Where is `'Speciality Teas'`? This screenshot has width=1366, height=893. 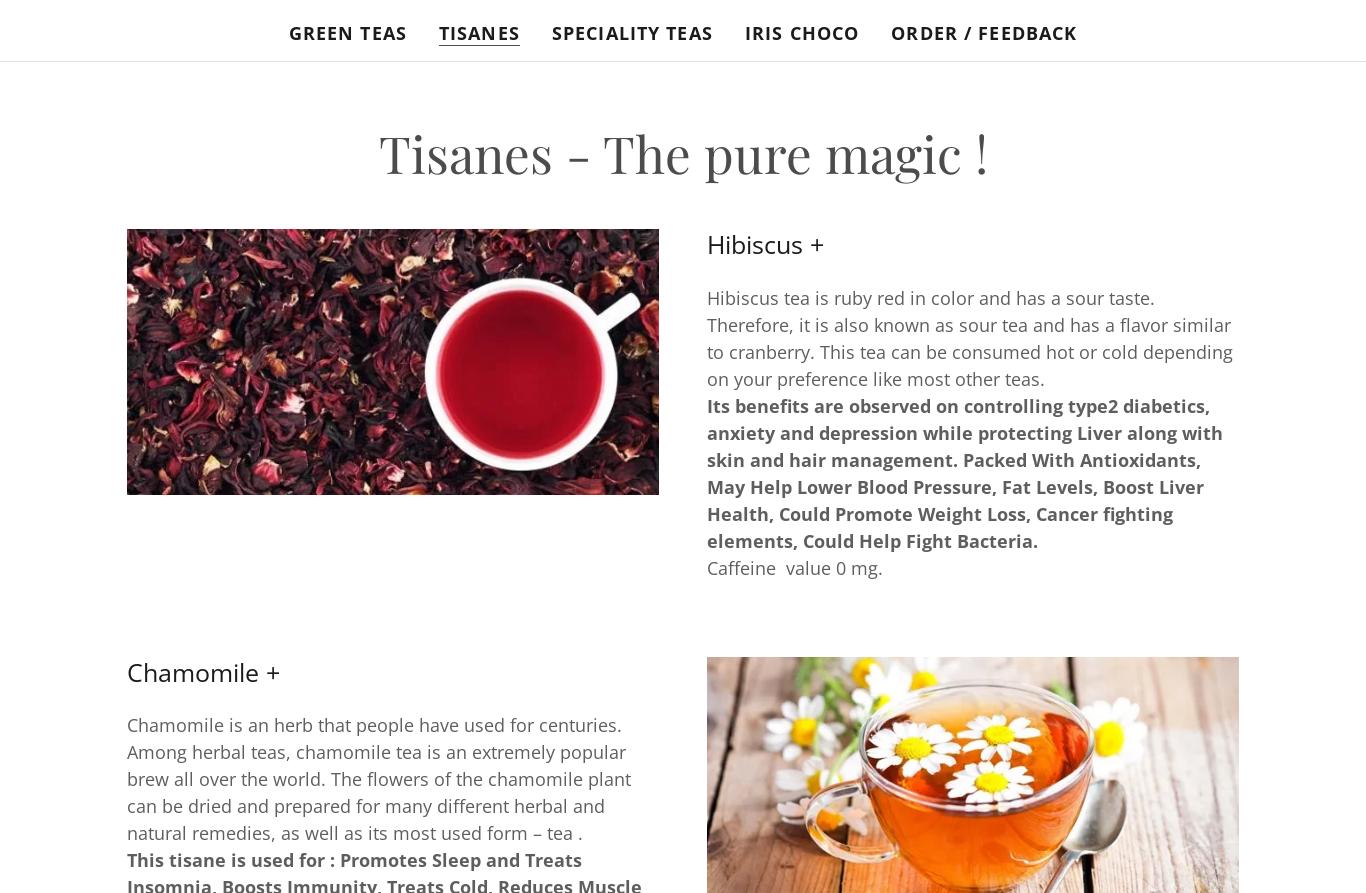 'Speciality Teas' is located at coordinates (630, 33).